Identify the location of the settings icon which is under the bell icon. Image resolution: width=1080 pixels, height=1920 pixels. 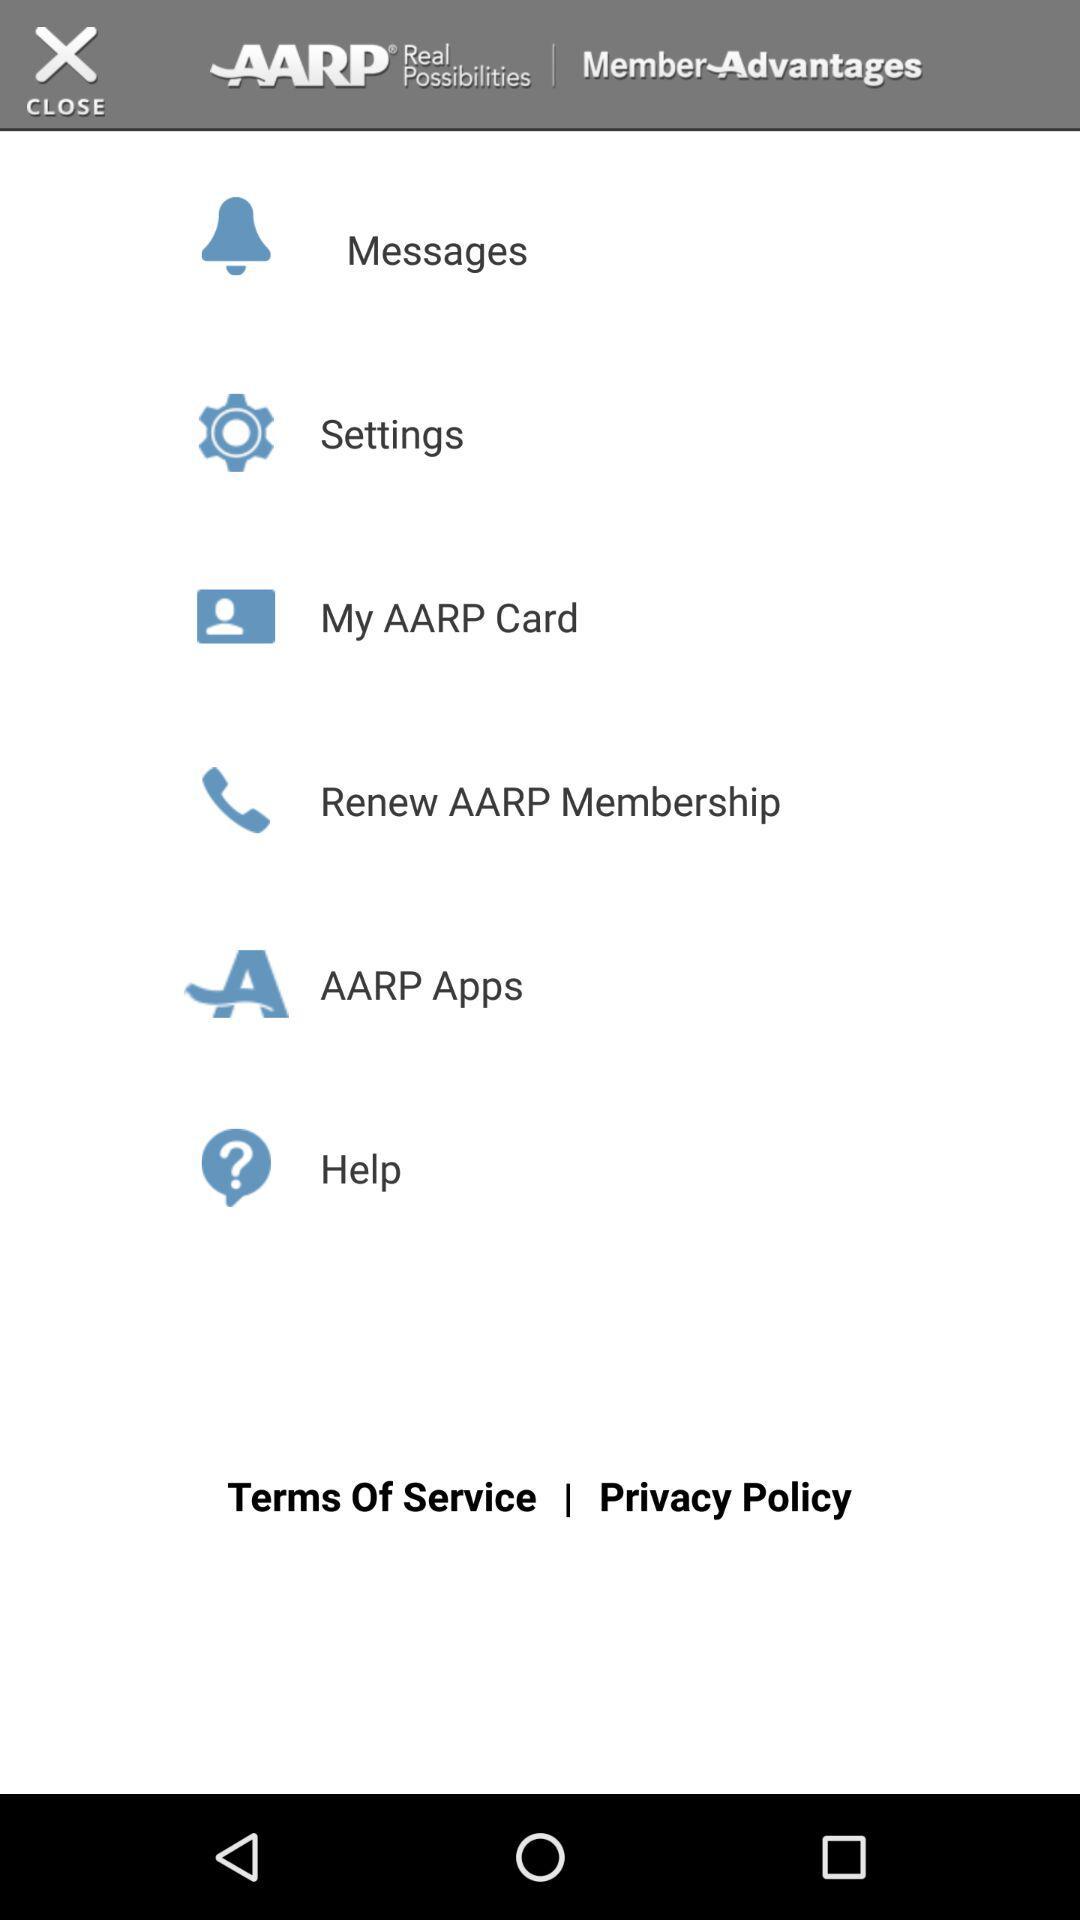
(235, 431).